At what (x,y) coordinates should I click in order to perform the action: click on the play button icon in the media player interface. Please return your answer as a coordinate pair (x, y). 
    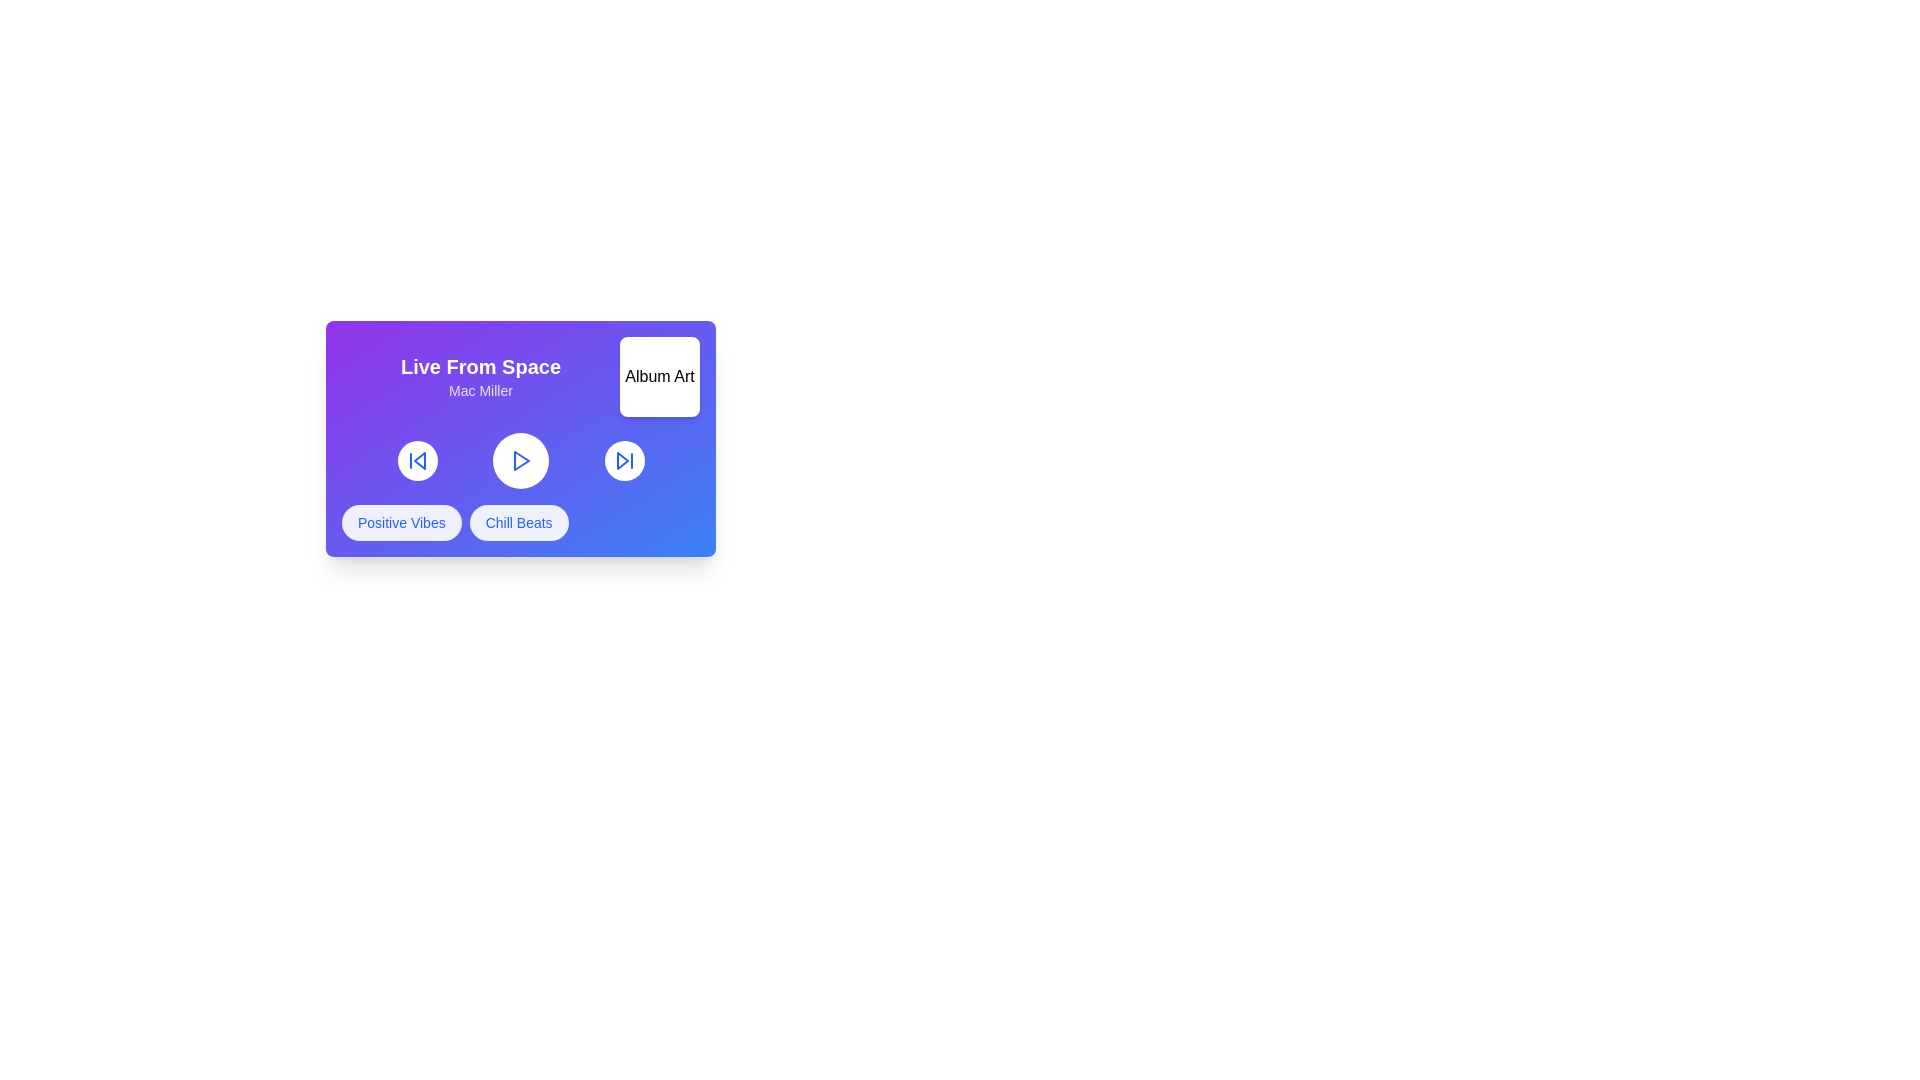
    Looking at the image, I should click on (521, 461).